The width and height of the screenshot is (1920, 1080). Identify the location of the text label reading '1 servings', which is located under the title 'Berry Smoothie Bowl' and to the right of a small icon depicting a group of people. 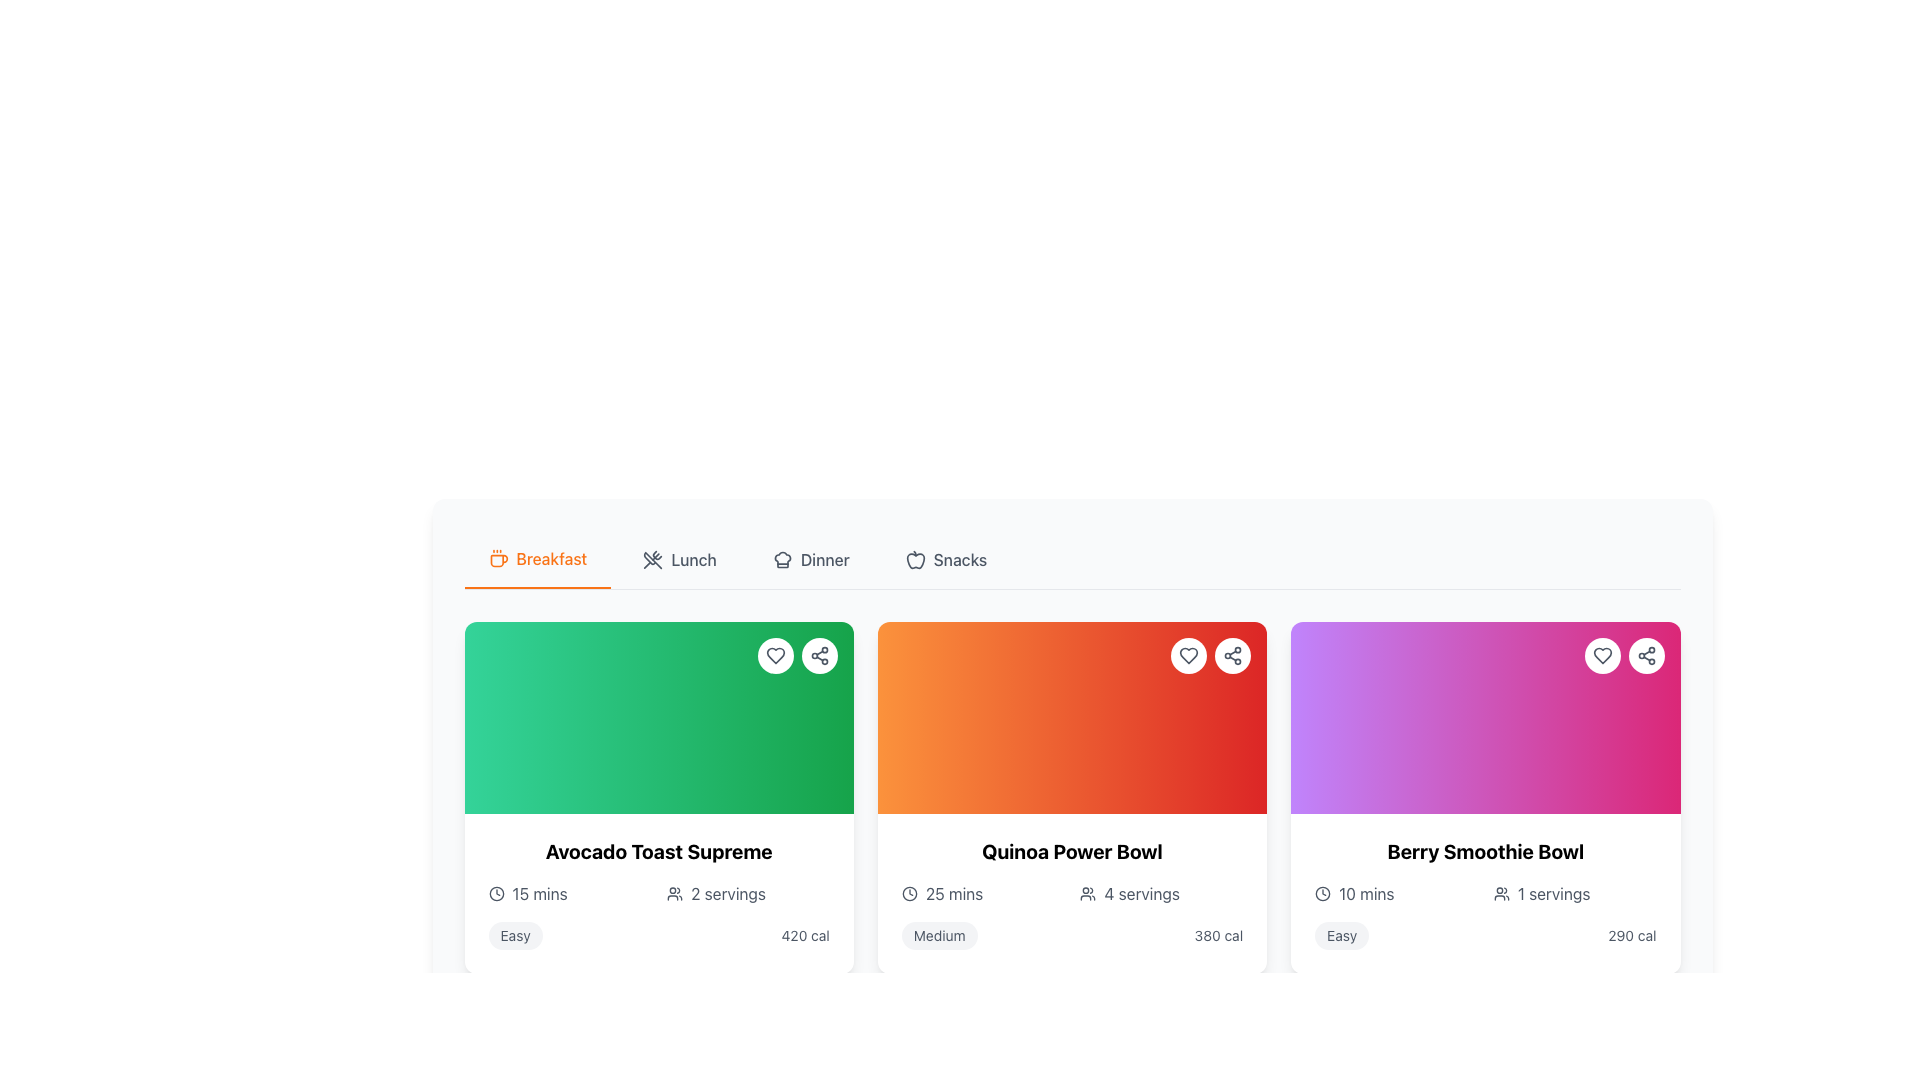
(1553, 893).